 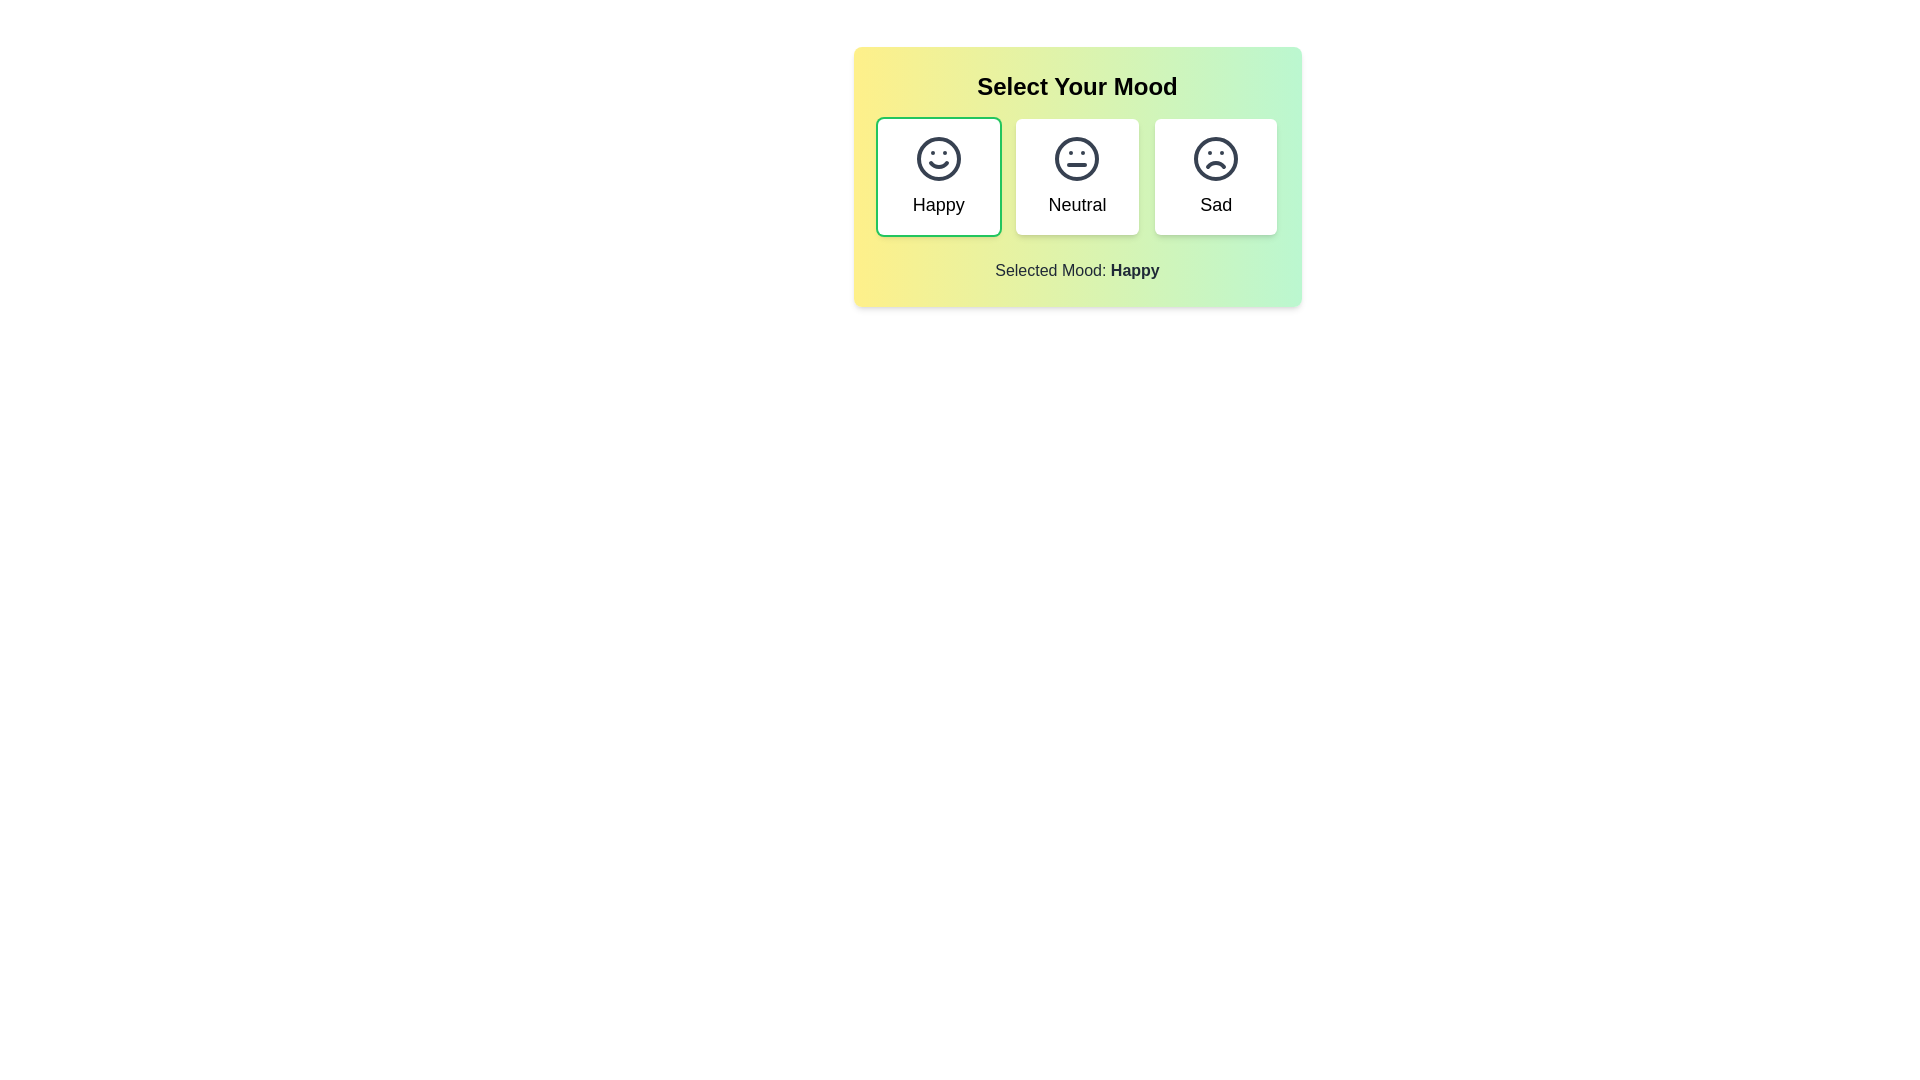 I want to click on the curved line forming the mouth of the smiley face in the 'Happy' emoji icon, so click(x=937, y=164).